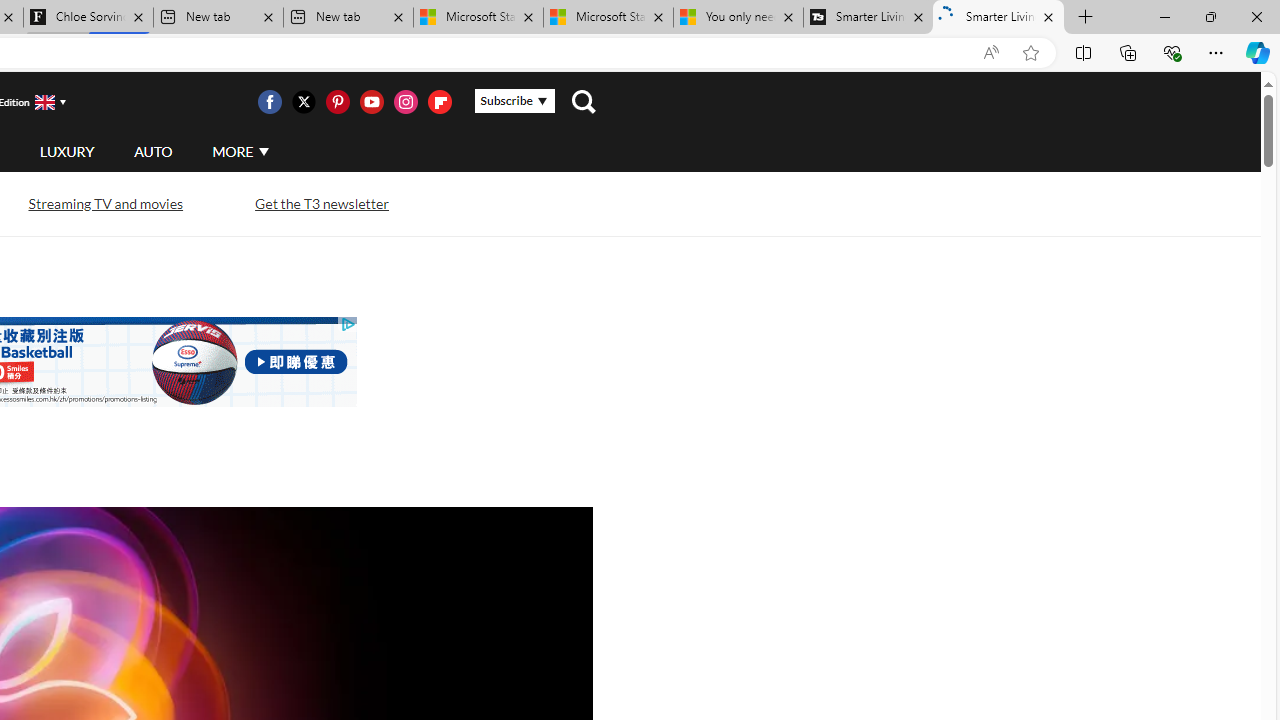 This screenshot has width=1280, height=720. Describe the element at coordinates (321, 204) in the screenshot. I see `'Get the T3 newsletter'` at that location.